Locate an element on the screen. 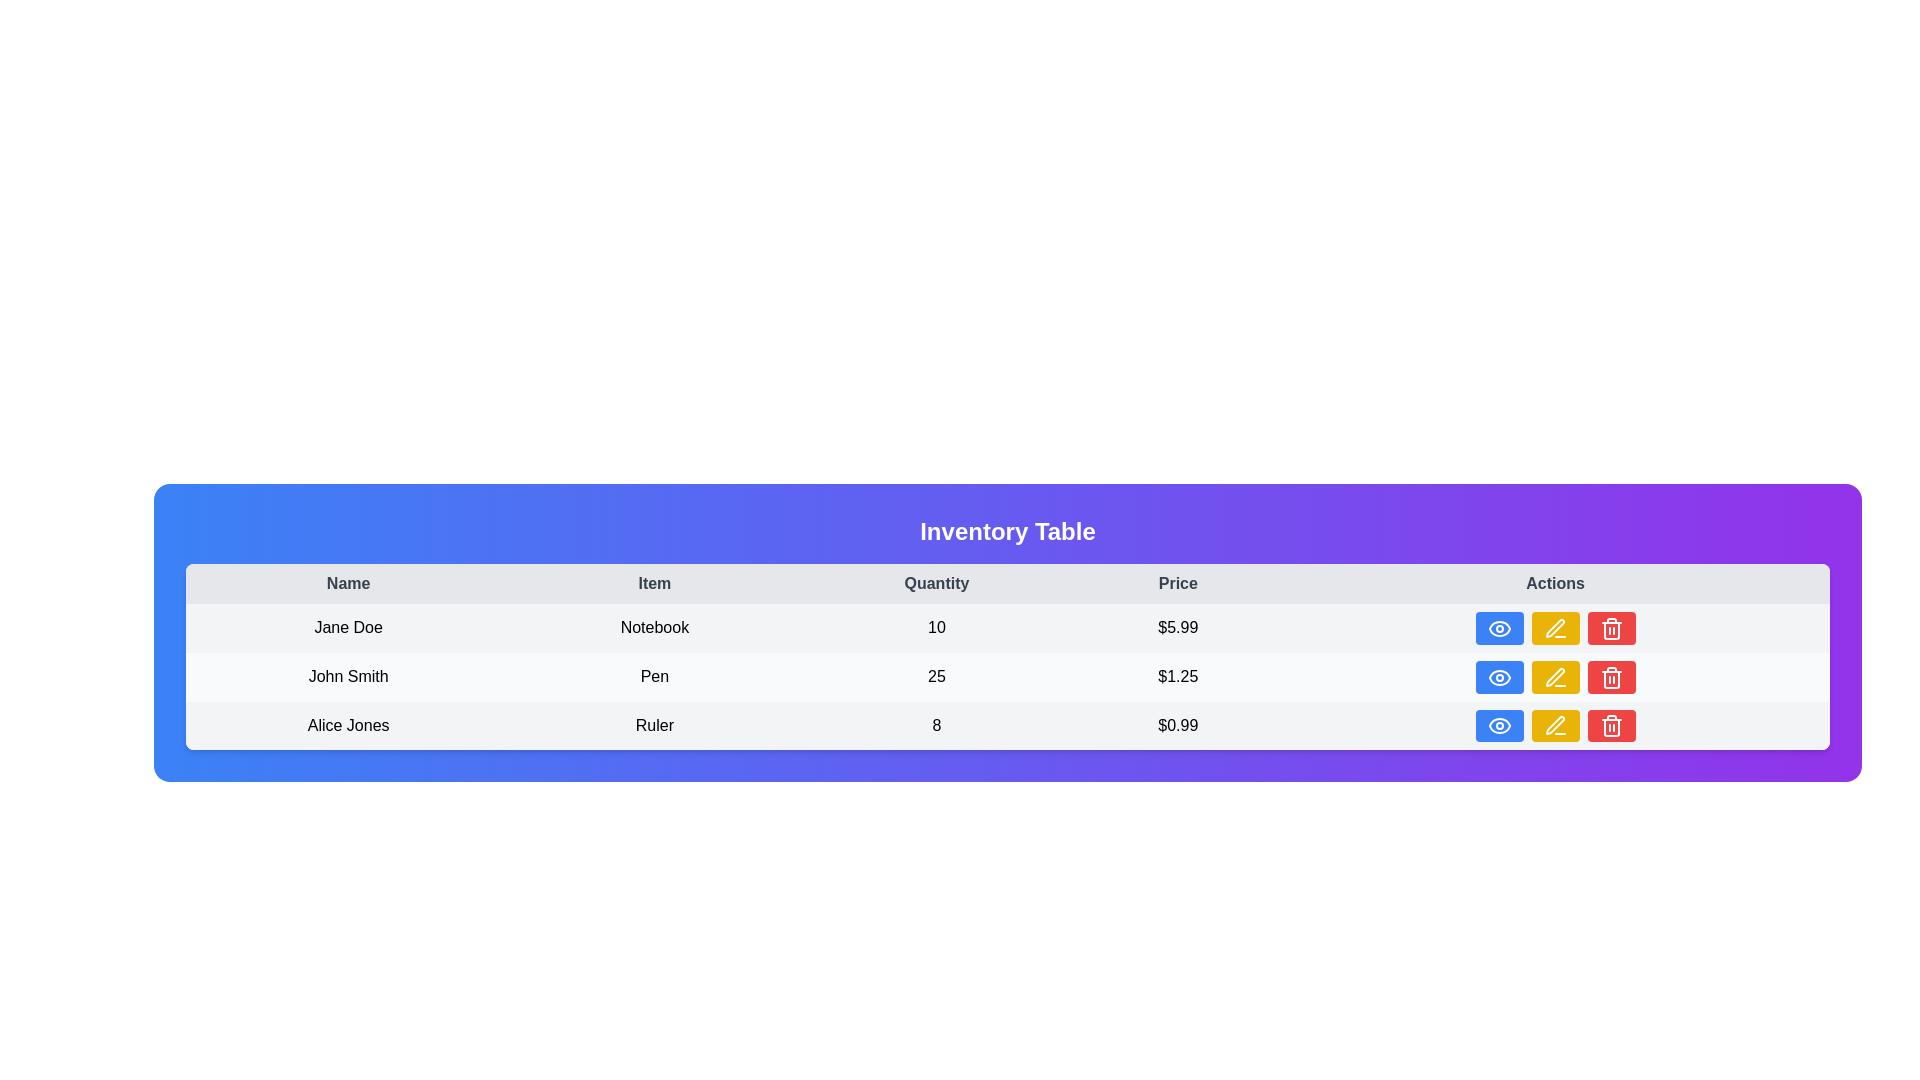 This screenshot has width=1920, height=1080. the preview action button located in the 'Actions' column of the first row of the table is located at coordinates (1499, 627).